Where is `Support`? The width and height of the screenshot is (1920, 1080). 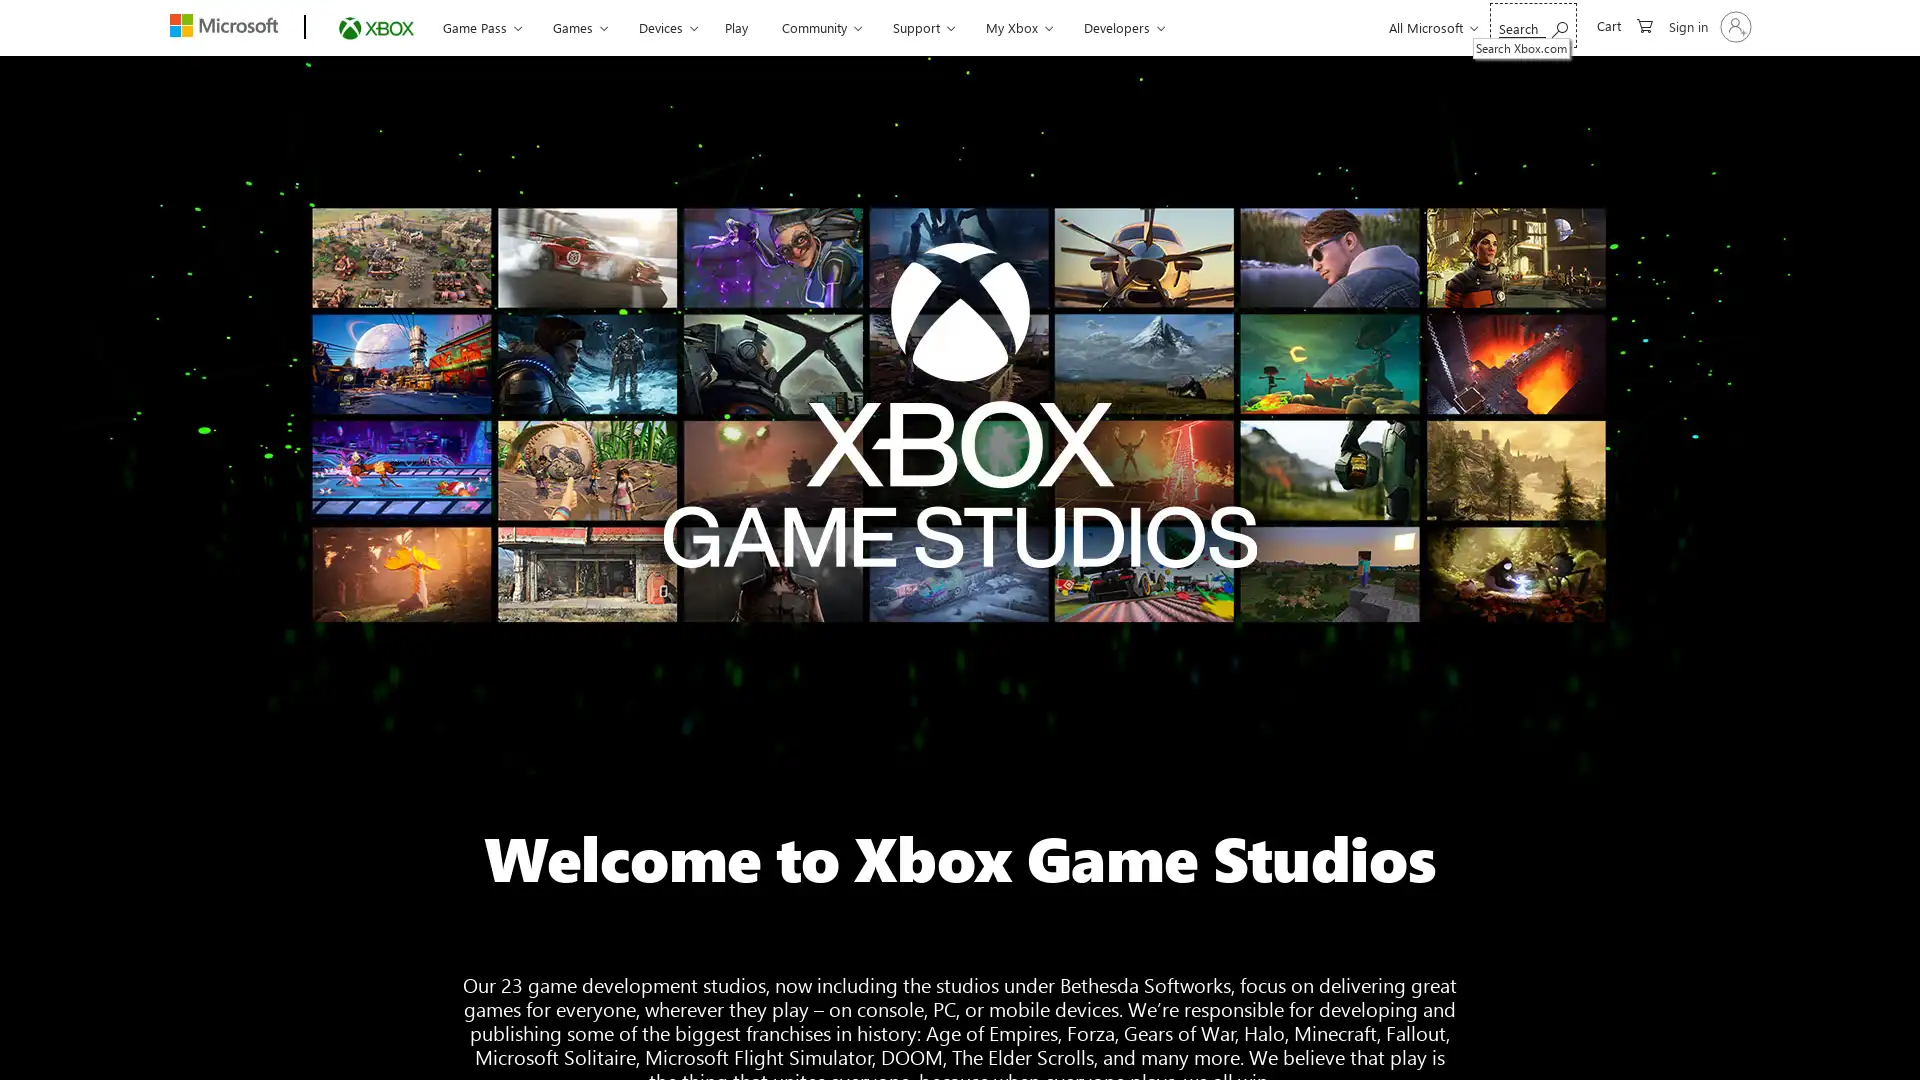
Support is located at coordinates (902, 27).